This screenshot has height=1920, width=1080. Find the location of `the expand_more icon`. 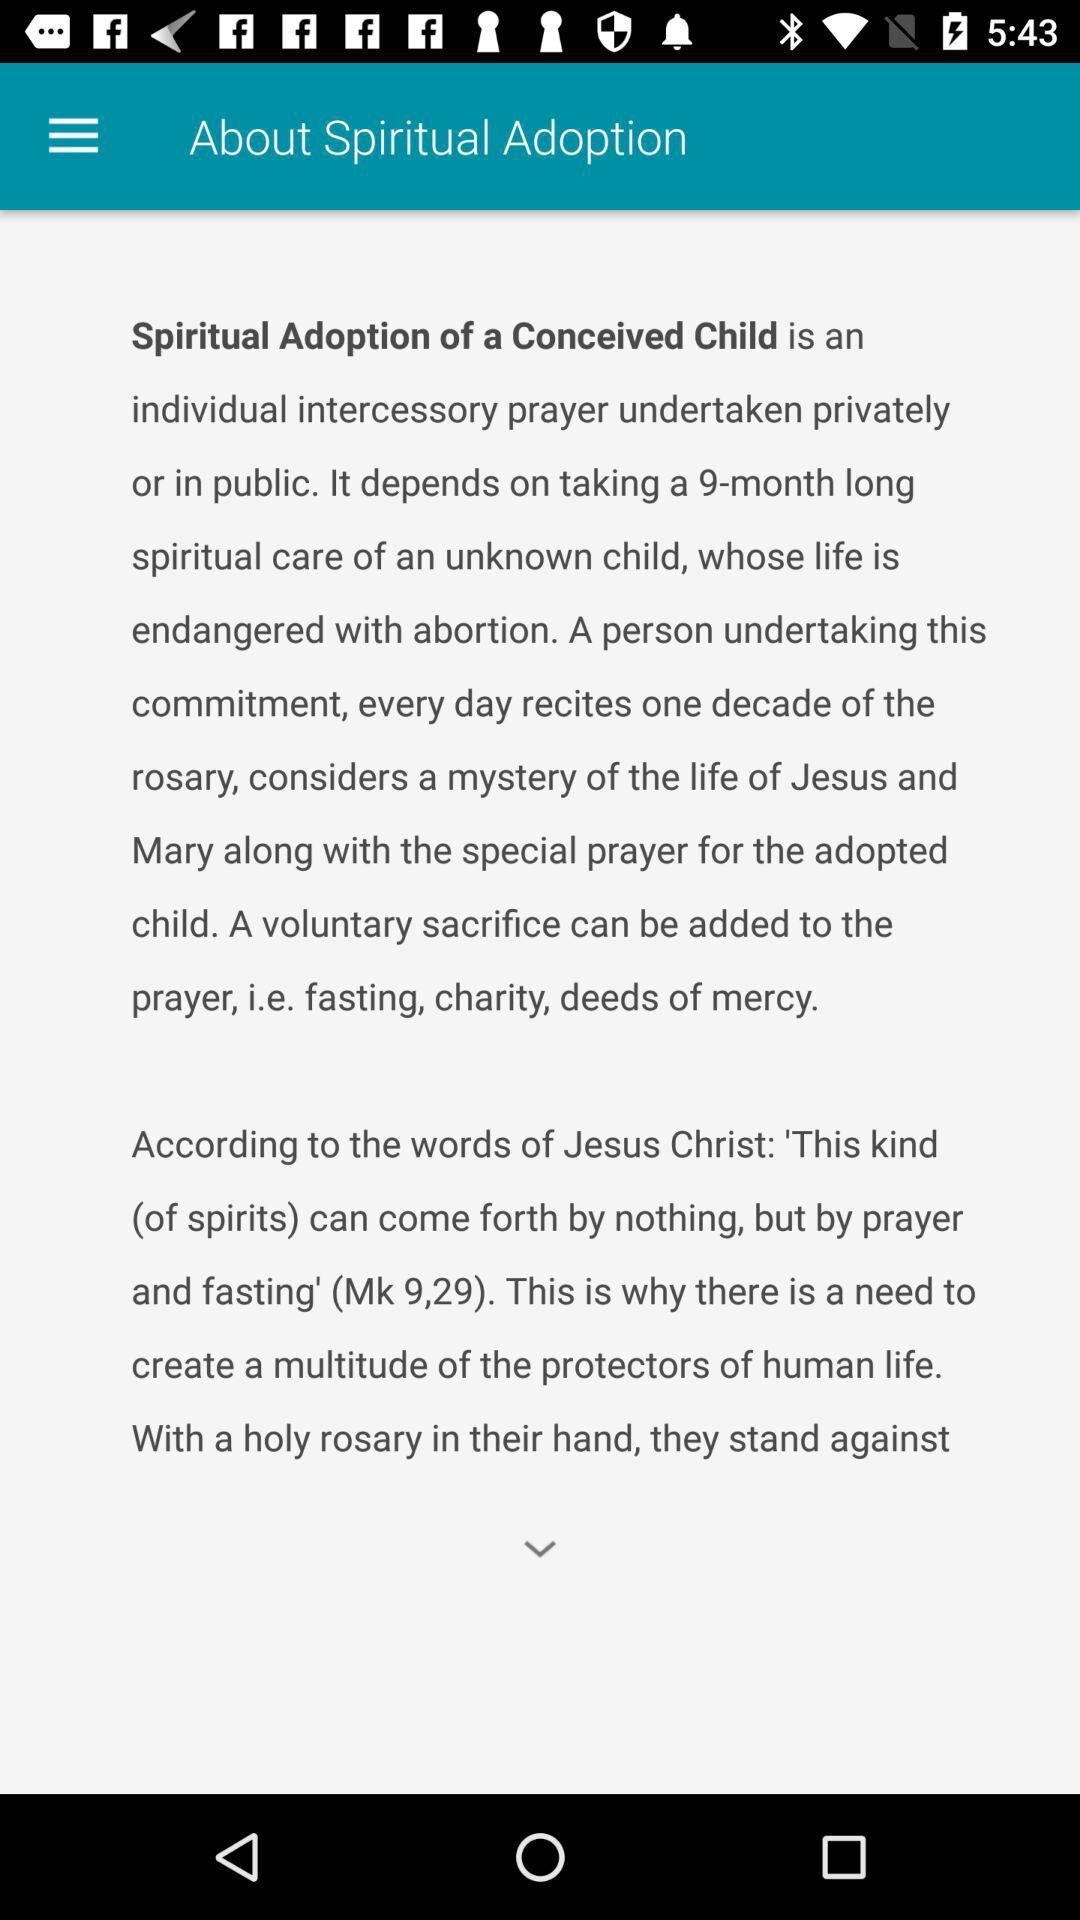

the expand_more icon is located at coordinates (540, 1547).